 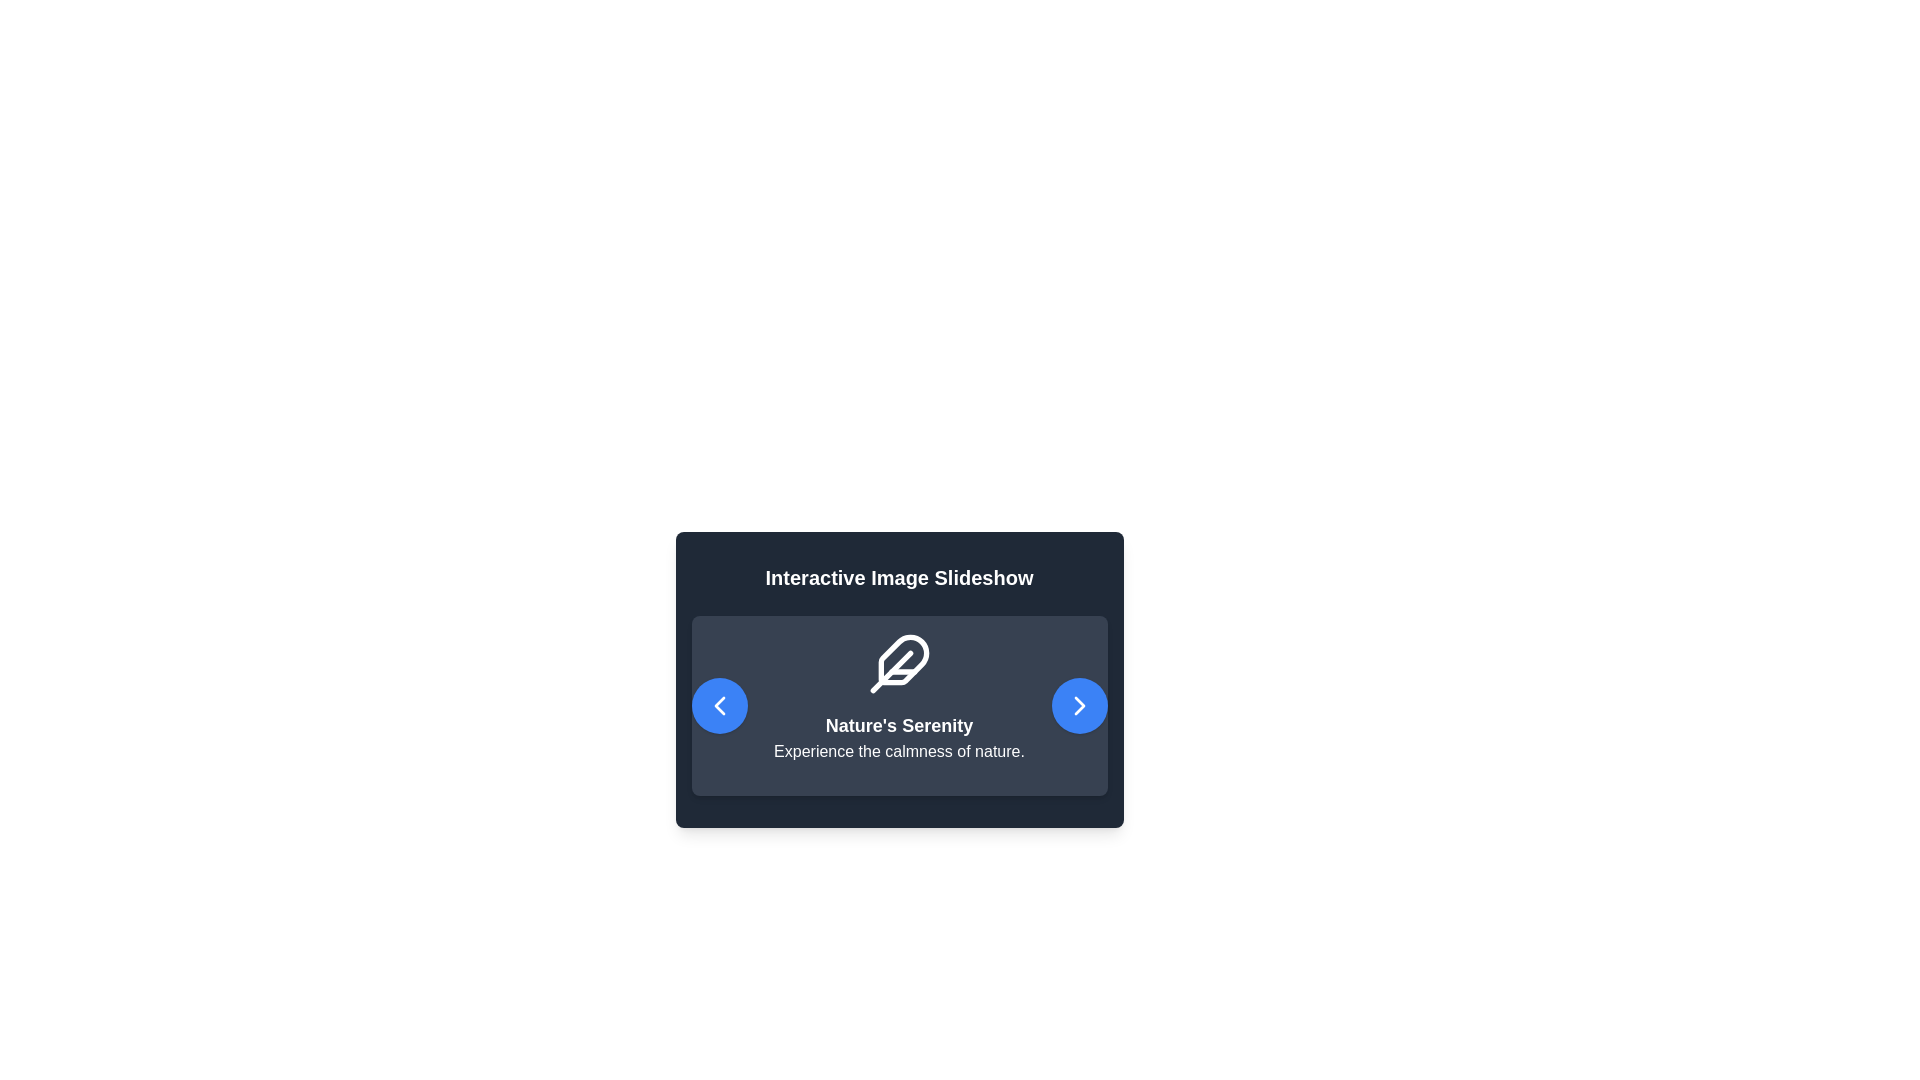 I want to click on the circular button with a blue background and a right-pointing chevron icon for keyboard navigation, so click(x=1078, y=704).